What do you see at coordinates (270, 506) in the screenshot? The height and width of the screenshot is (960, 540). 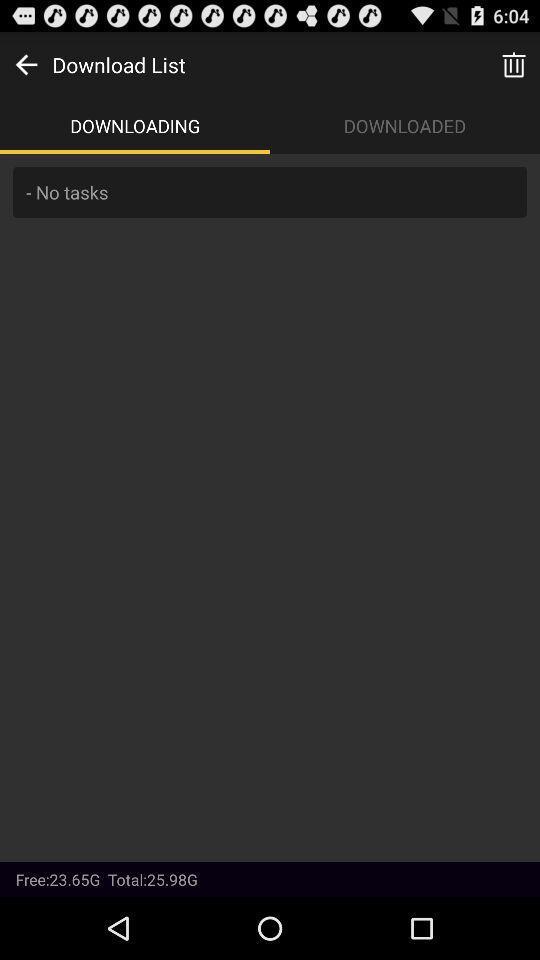 I see `downloading items screen` at bounding box center [270, 506].